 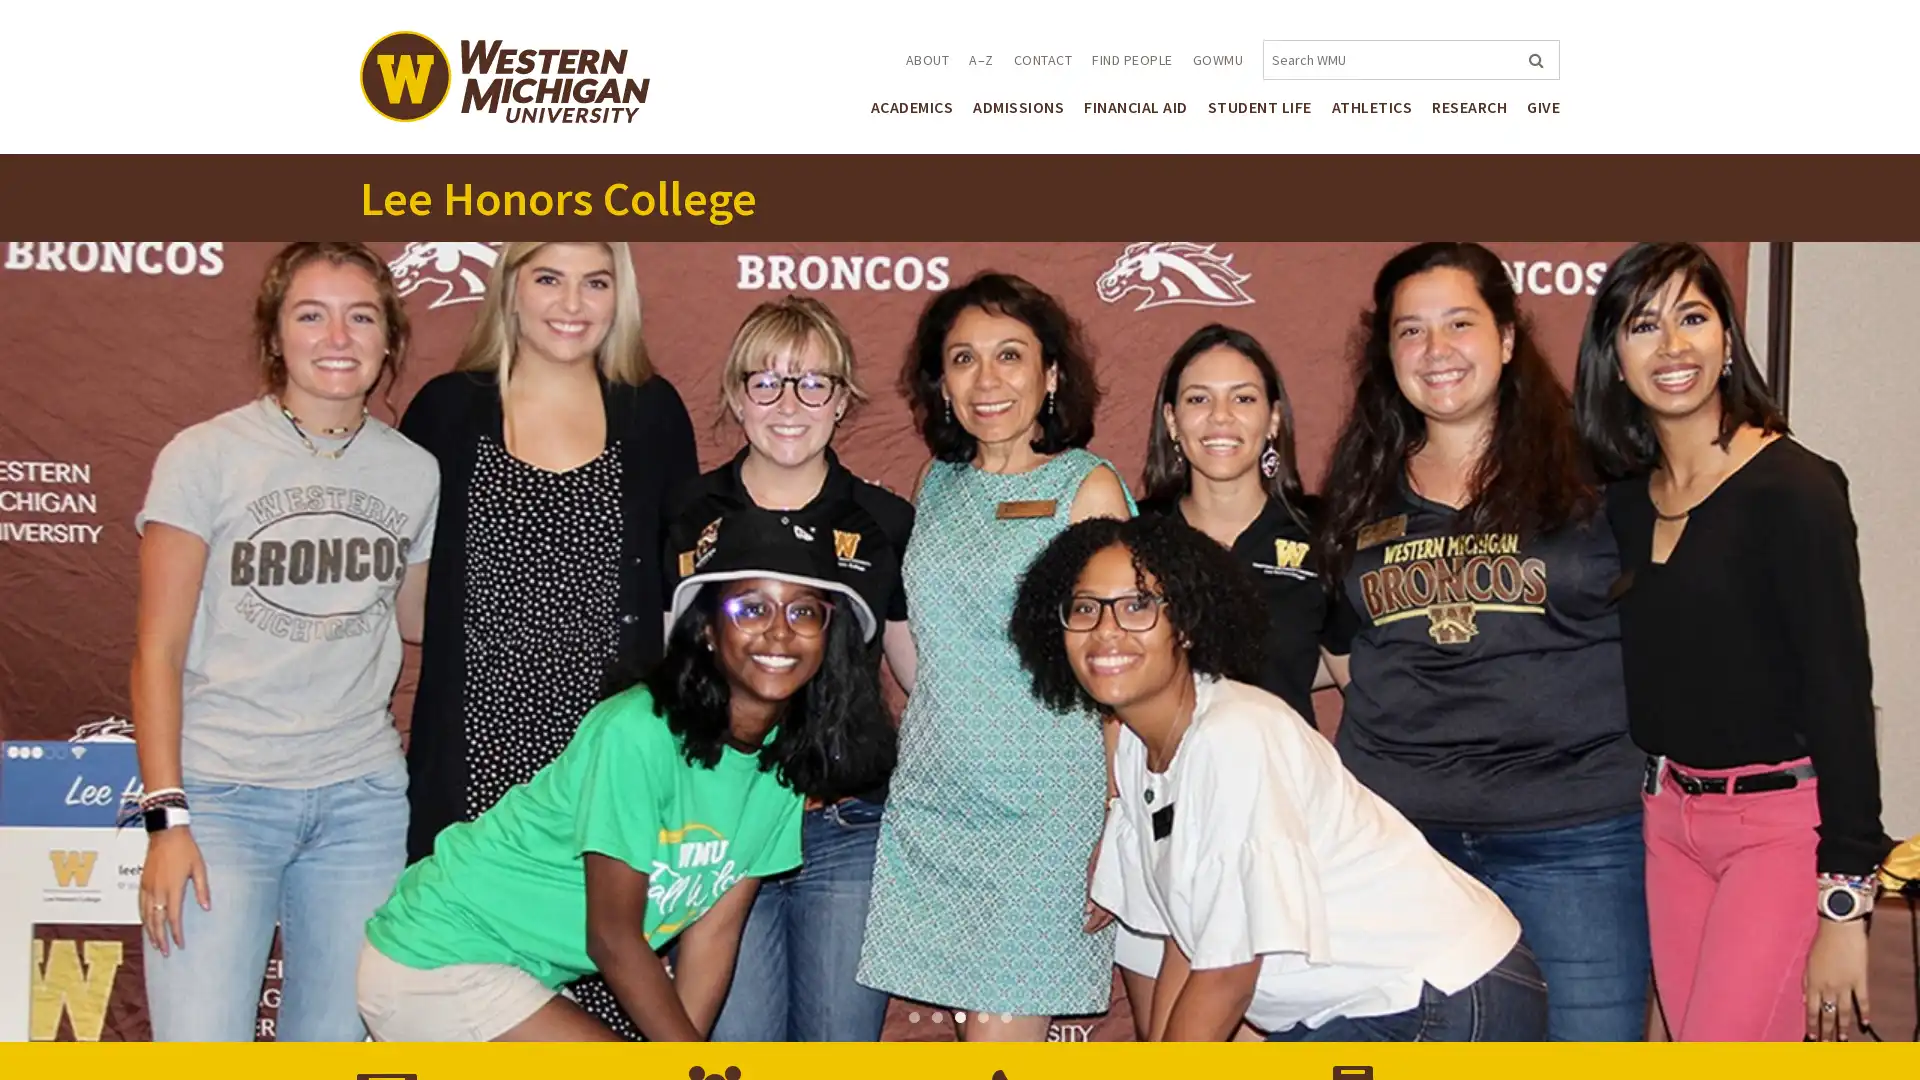 What do you see at coordinates (1533, 59) in the screenshot?
I see `SEARCH` at bounding box center [1533, 59].